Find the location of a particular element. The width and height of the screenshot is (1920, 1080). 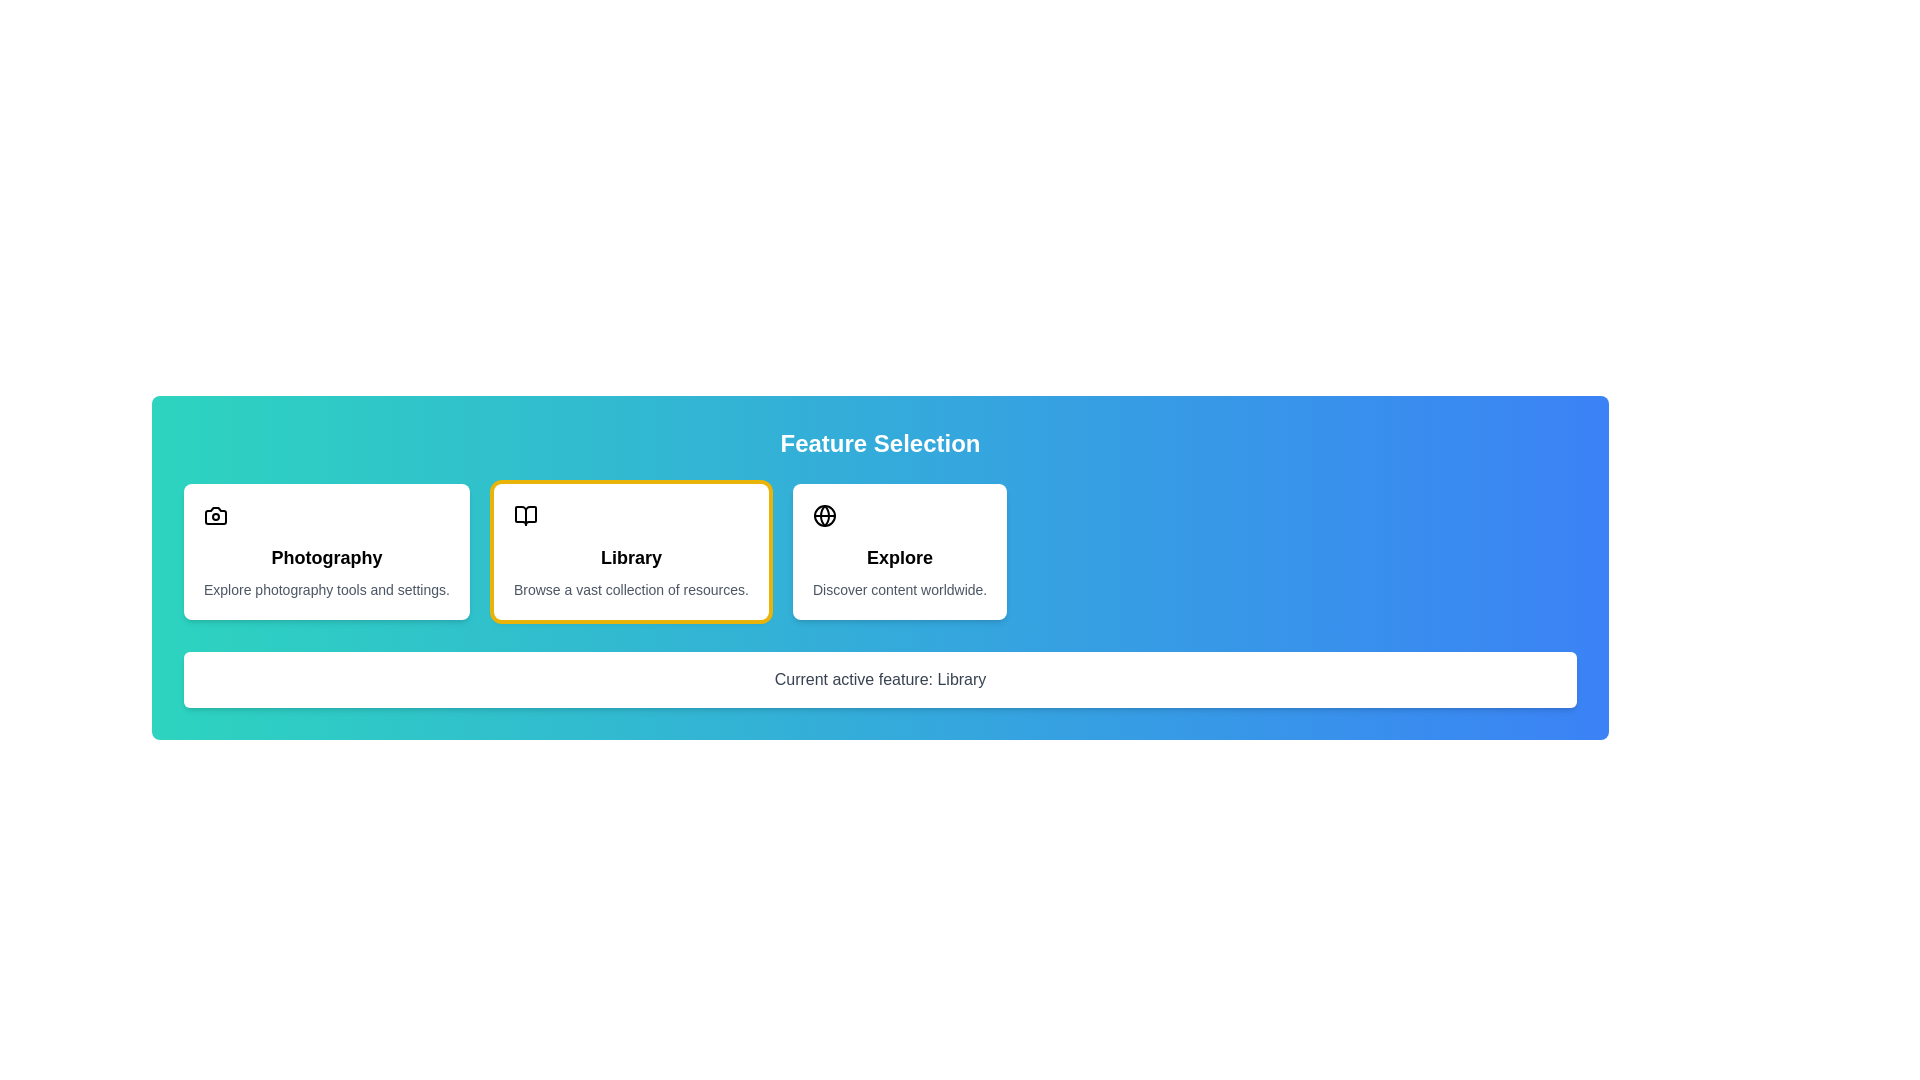

the Text Label located at the top-center of the third card in a horizontal list of cards is located at coordinates (899, 558).